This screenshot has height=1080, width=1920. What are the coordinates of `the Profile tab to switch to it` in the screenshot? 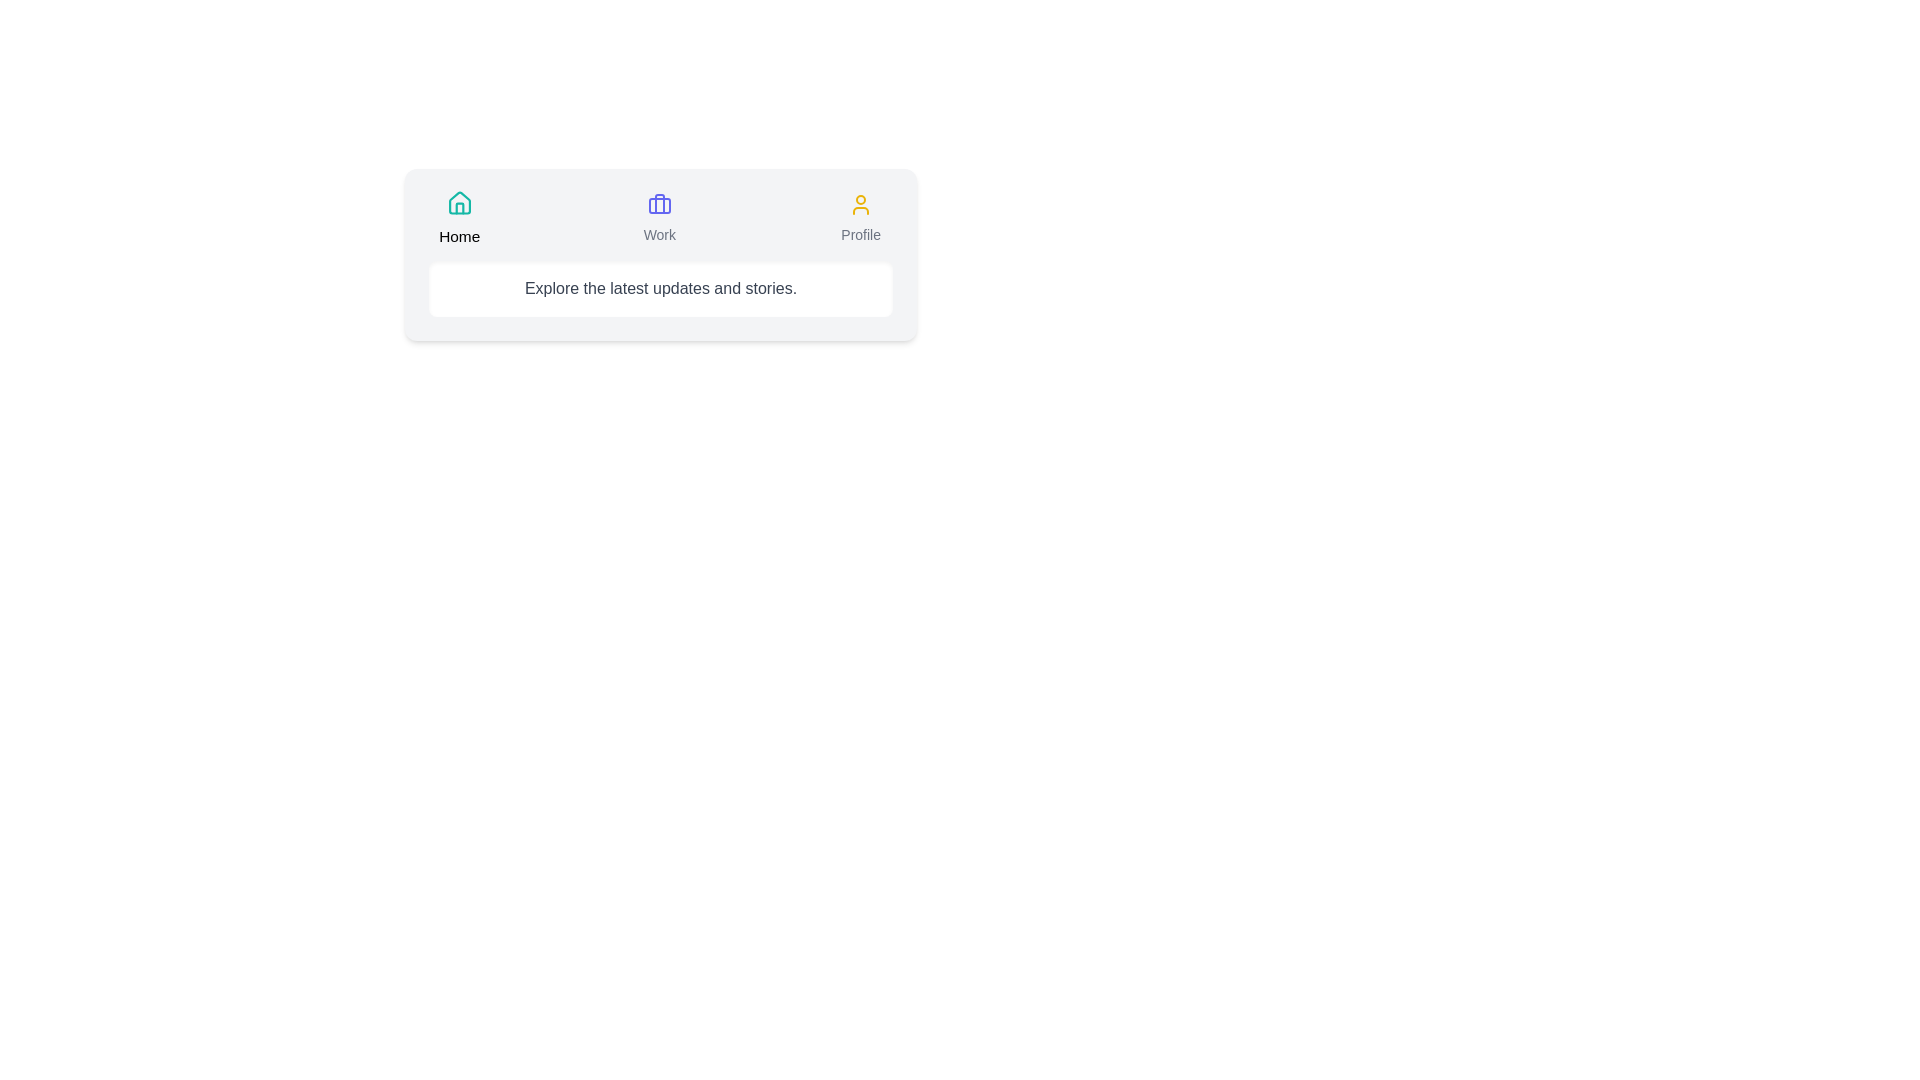 It's located at (860, 219).